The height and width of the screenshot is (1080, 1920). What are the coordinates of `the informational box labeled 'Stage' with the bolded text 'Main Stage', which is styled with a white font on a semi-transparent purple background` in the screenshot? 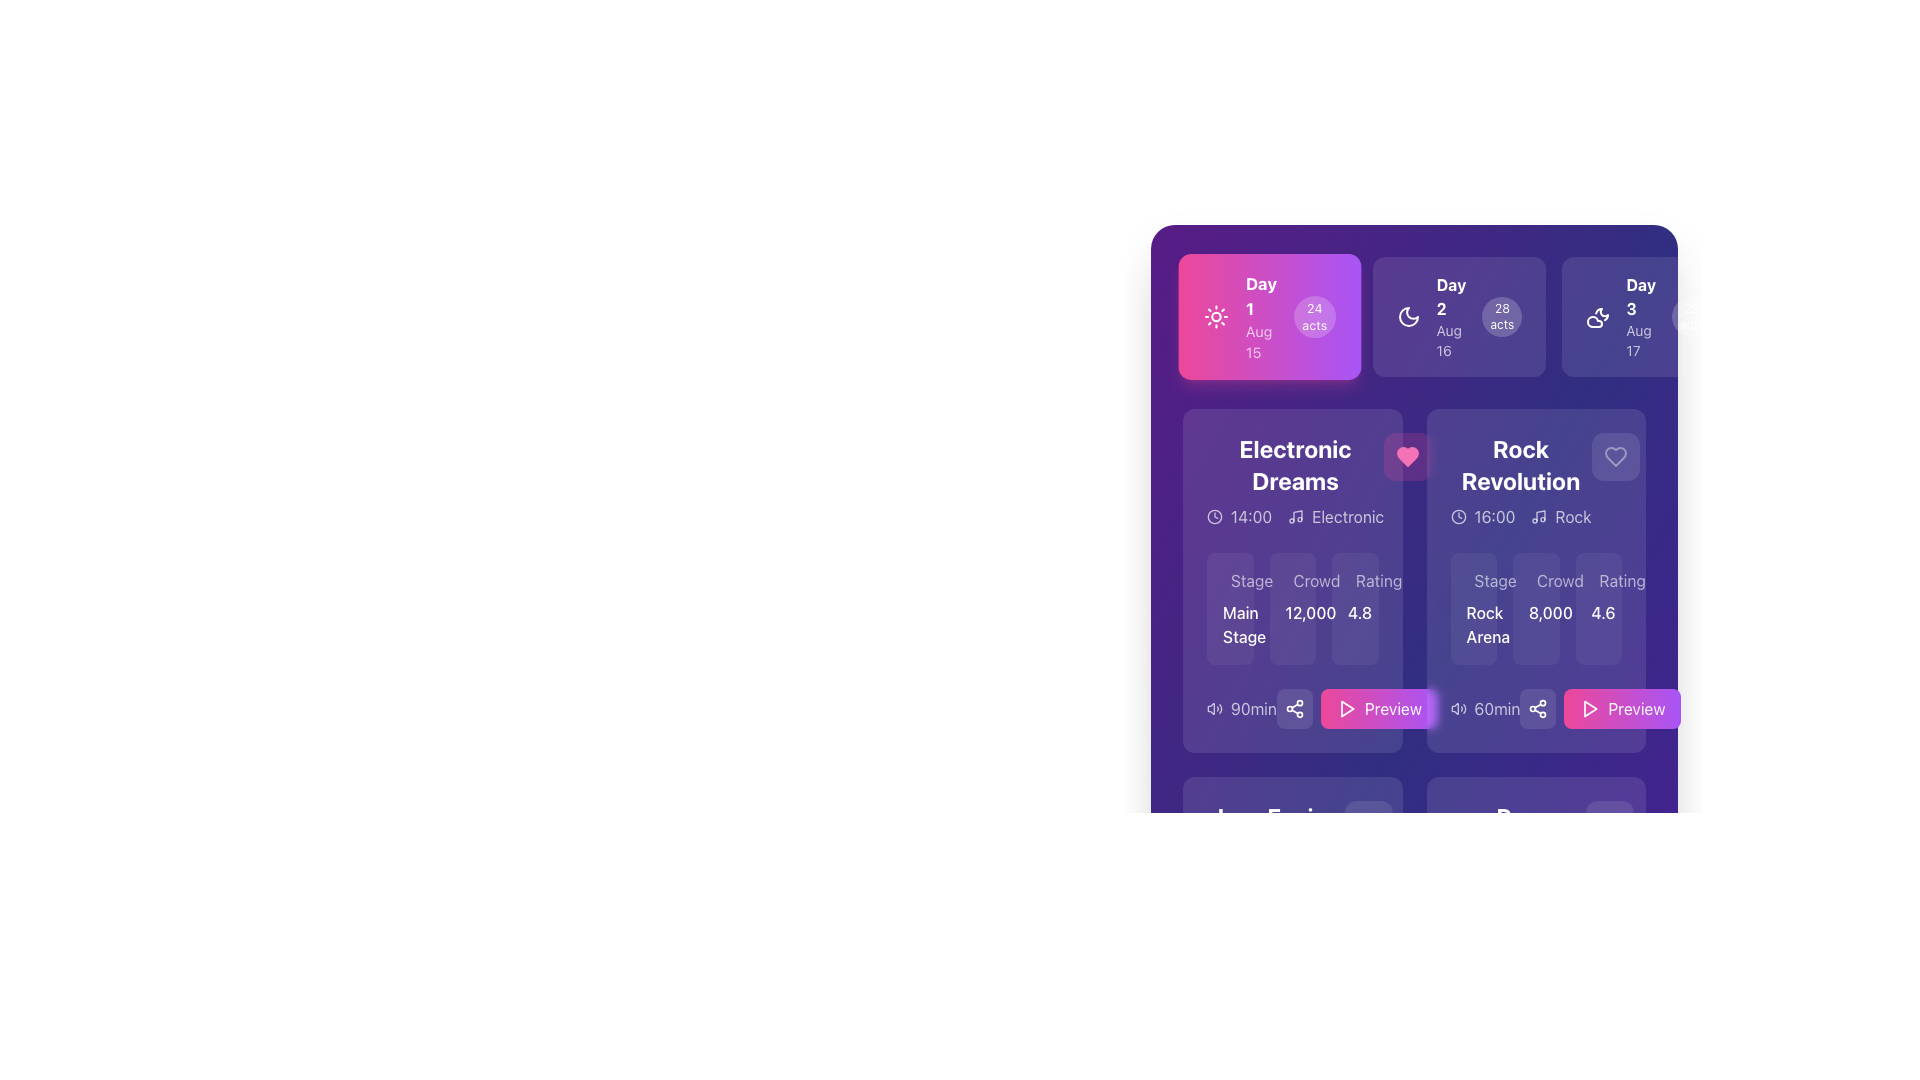 It's located at (1229, 608).